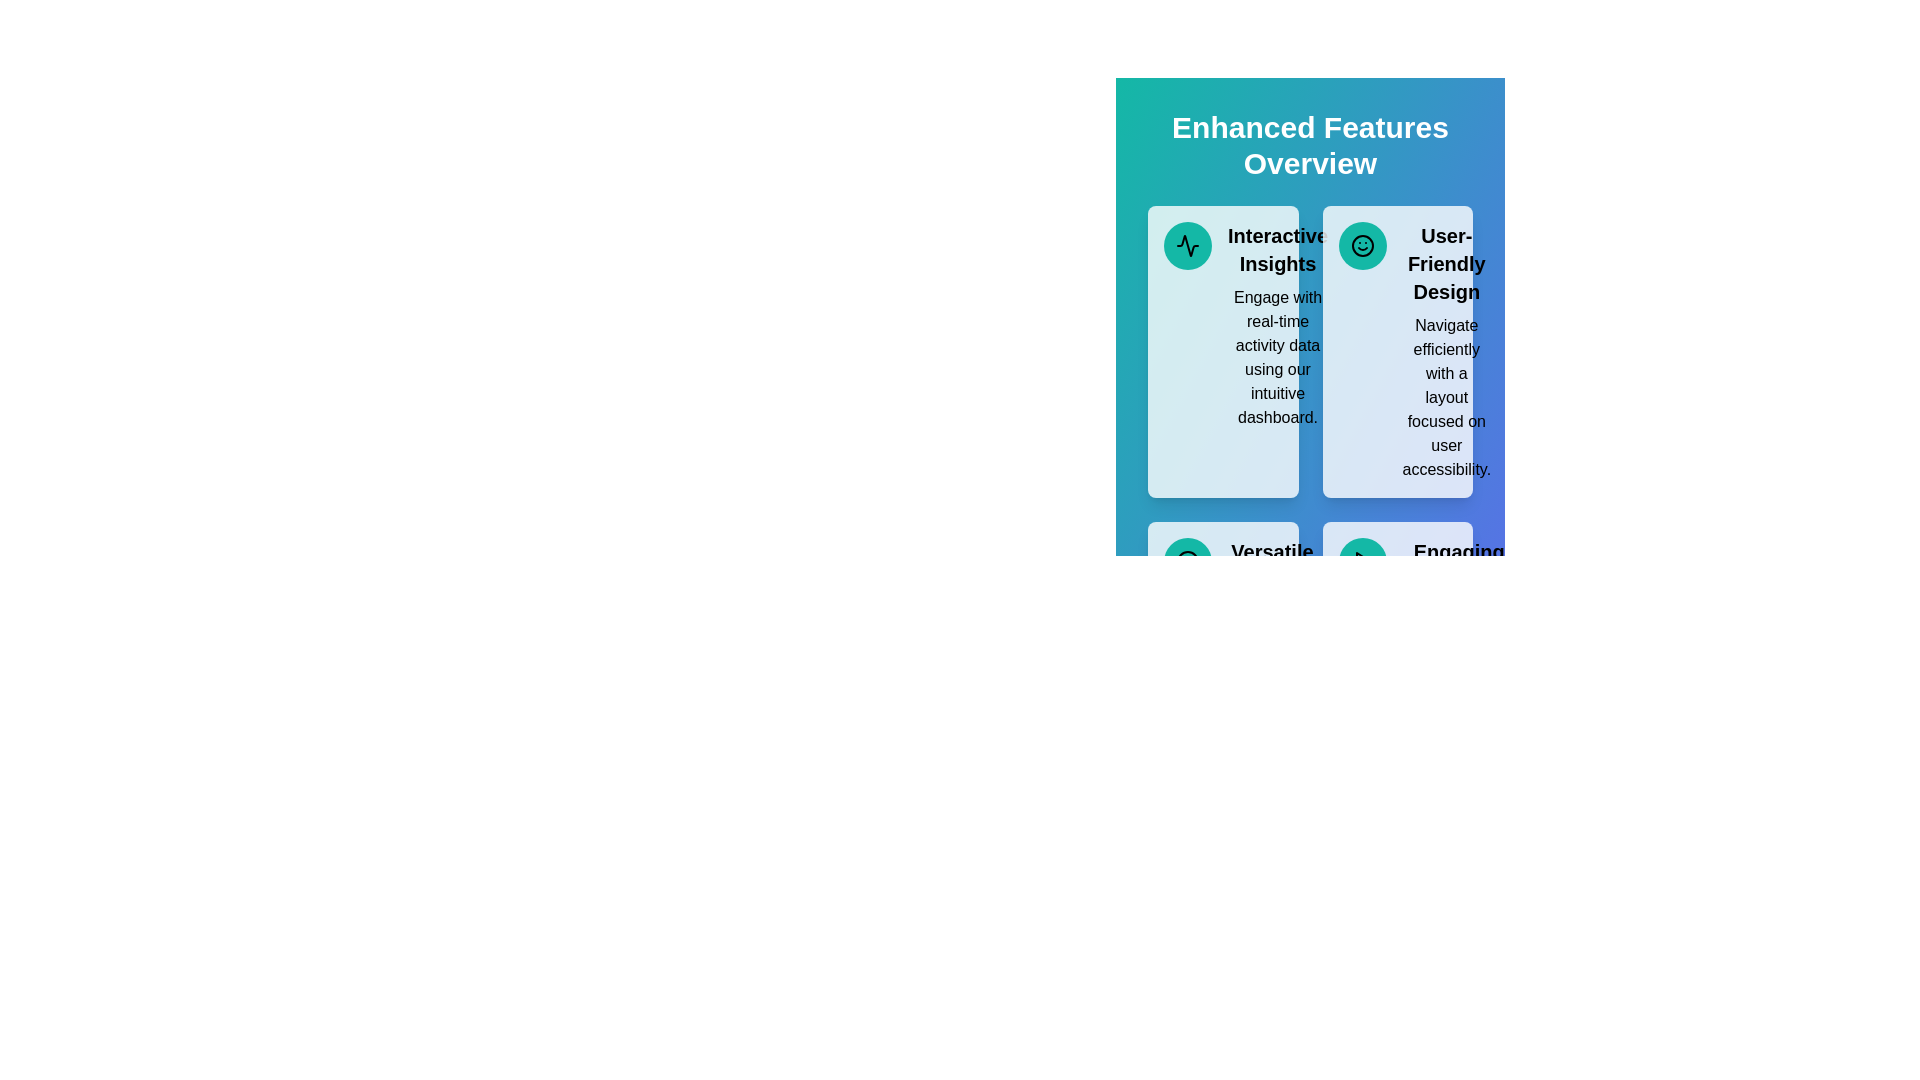  What do you see at coordinates (1276, 249) in the screenshot?
I see `title 'Interactive Insights' from the Text Label located at the upper part of the first card in the grid layout, which serves as the main feature highlight` at bounding box center [1276, 249].